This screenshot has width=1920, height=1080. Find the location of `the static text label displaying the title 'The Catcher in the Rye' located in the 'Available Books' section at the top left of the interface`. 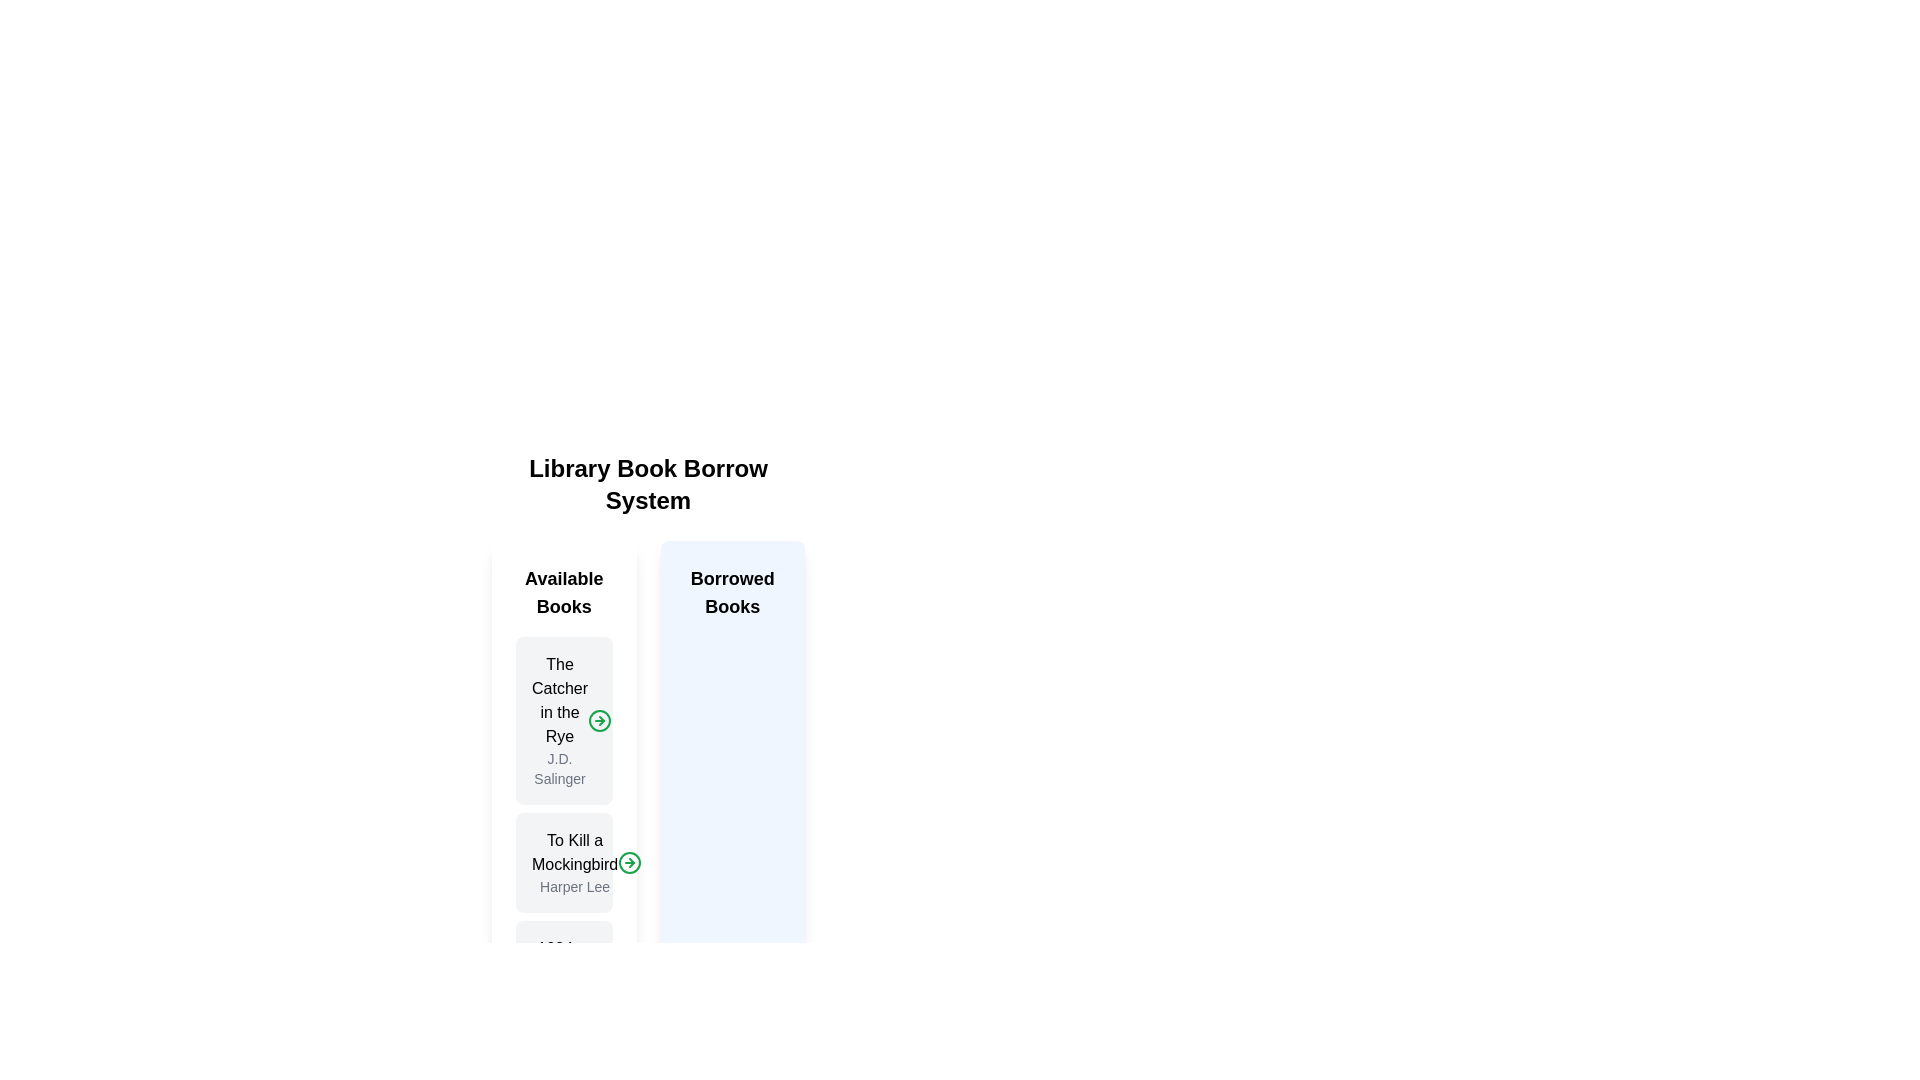

the static text label displaying the title 'The Catcher in the Rye' located in the 'Available Books' section at the top left of the interface is located at coordinates (560, 700).